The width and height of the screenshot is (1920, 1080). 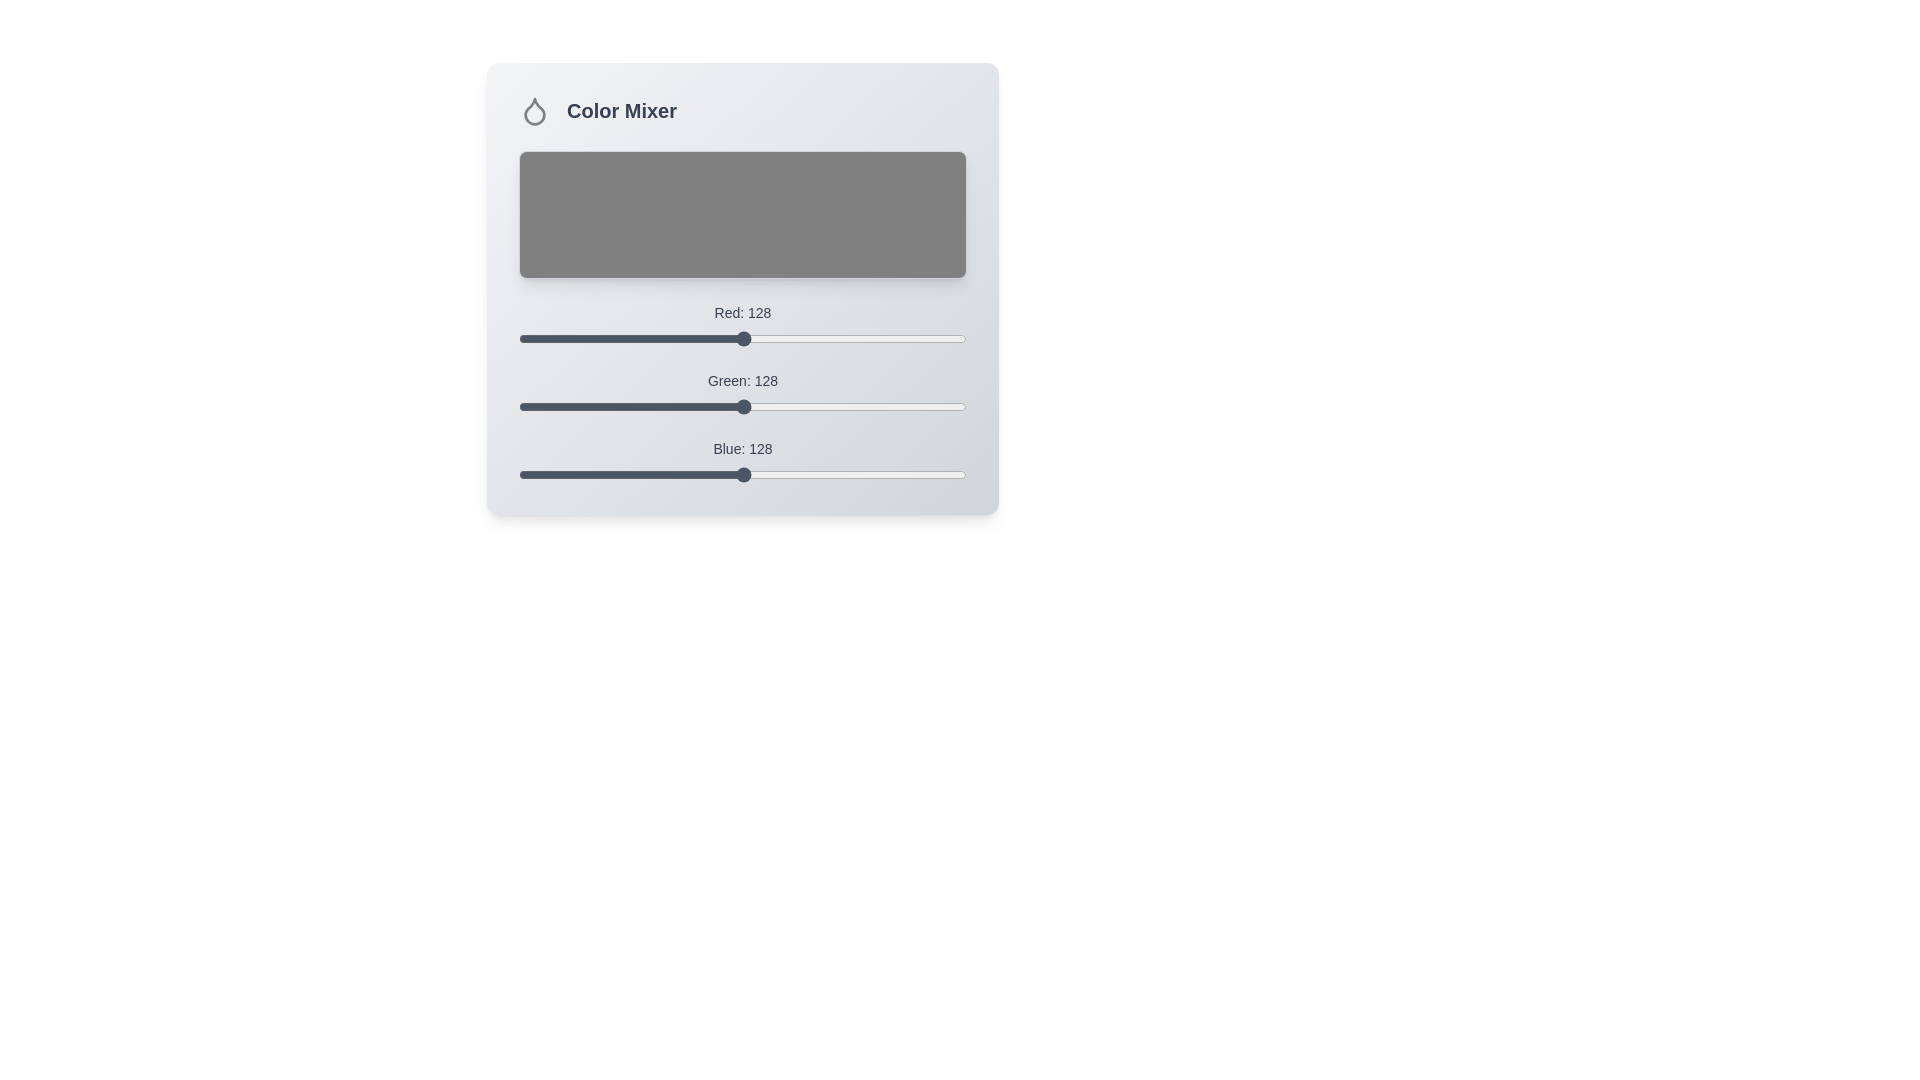 What do you see at coordinates (831, 398) in the screenshot?
I see `the 1 slider to 178` at bounding box center [831, 398].